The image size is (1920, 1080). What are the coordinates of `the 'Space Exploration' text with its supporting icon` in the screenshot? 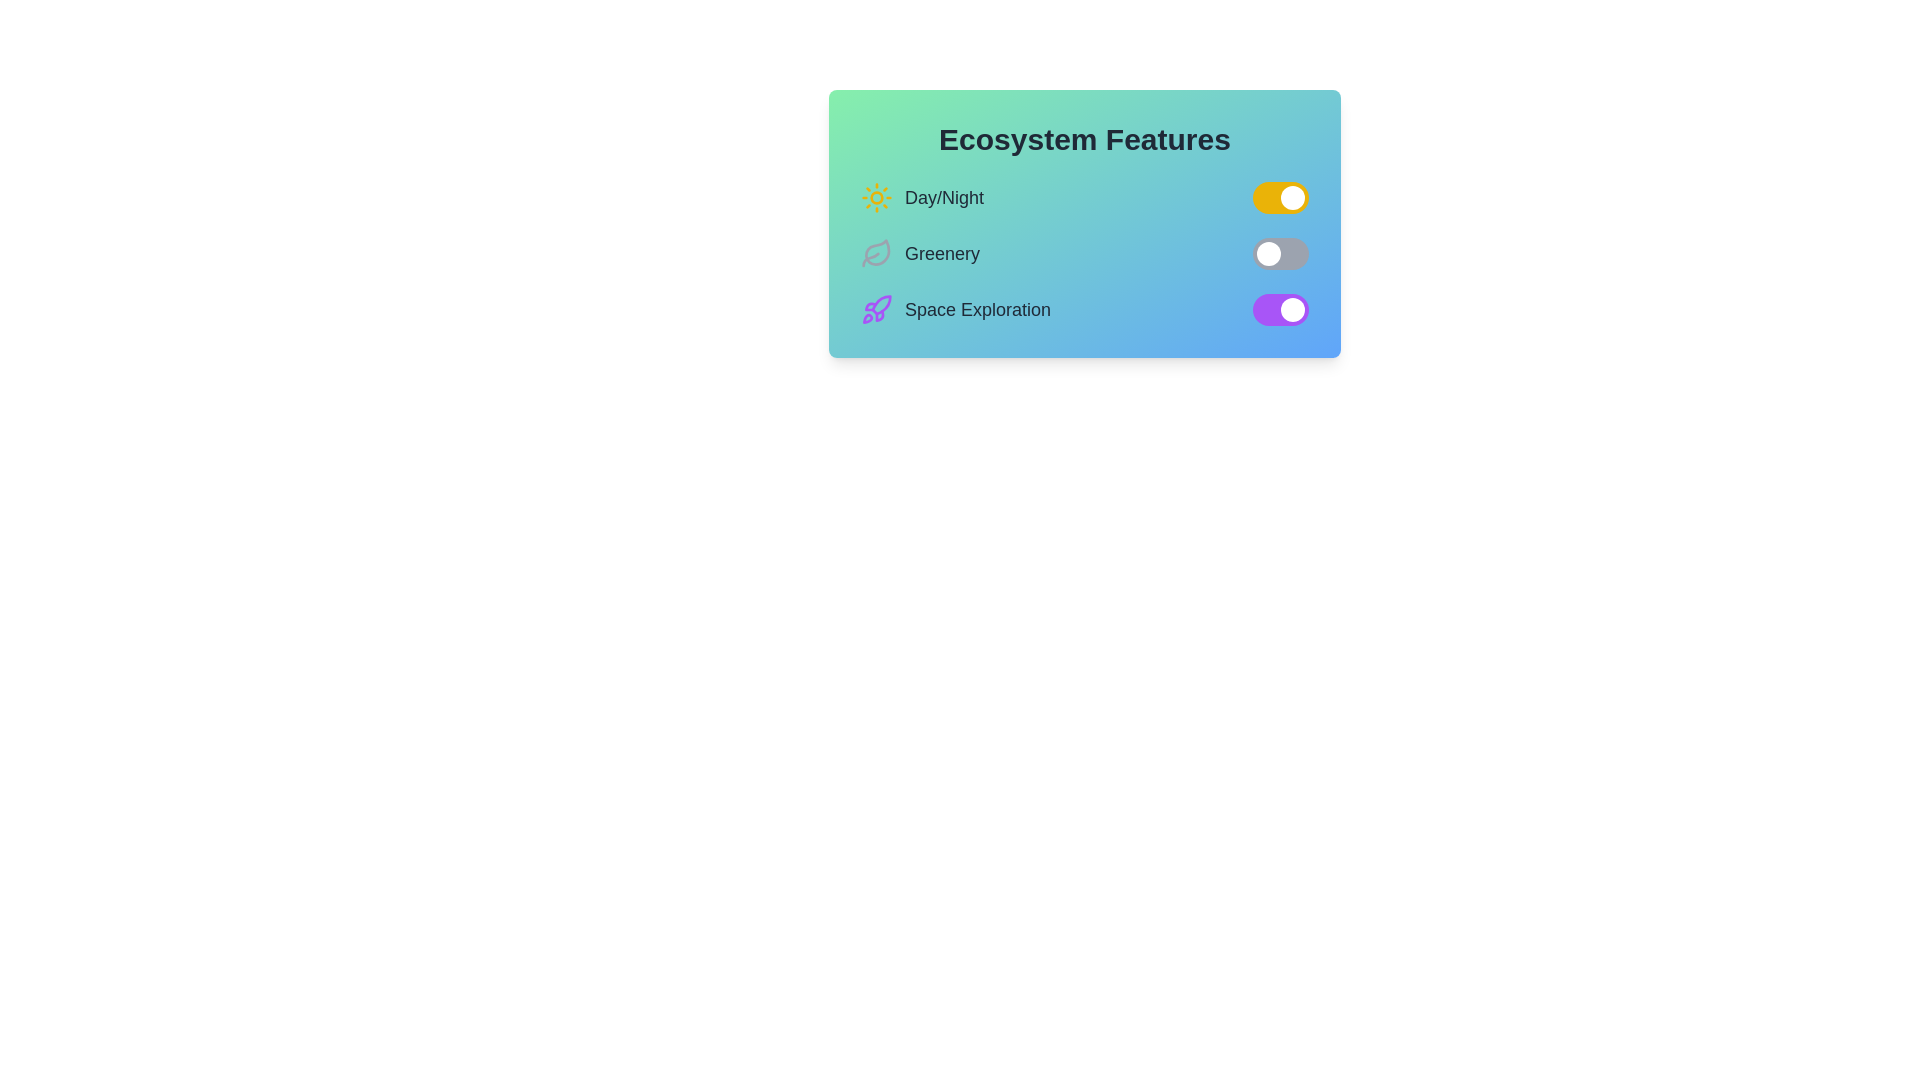 It's located at (954, 309).